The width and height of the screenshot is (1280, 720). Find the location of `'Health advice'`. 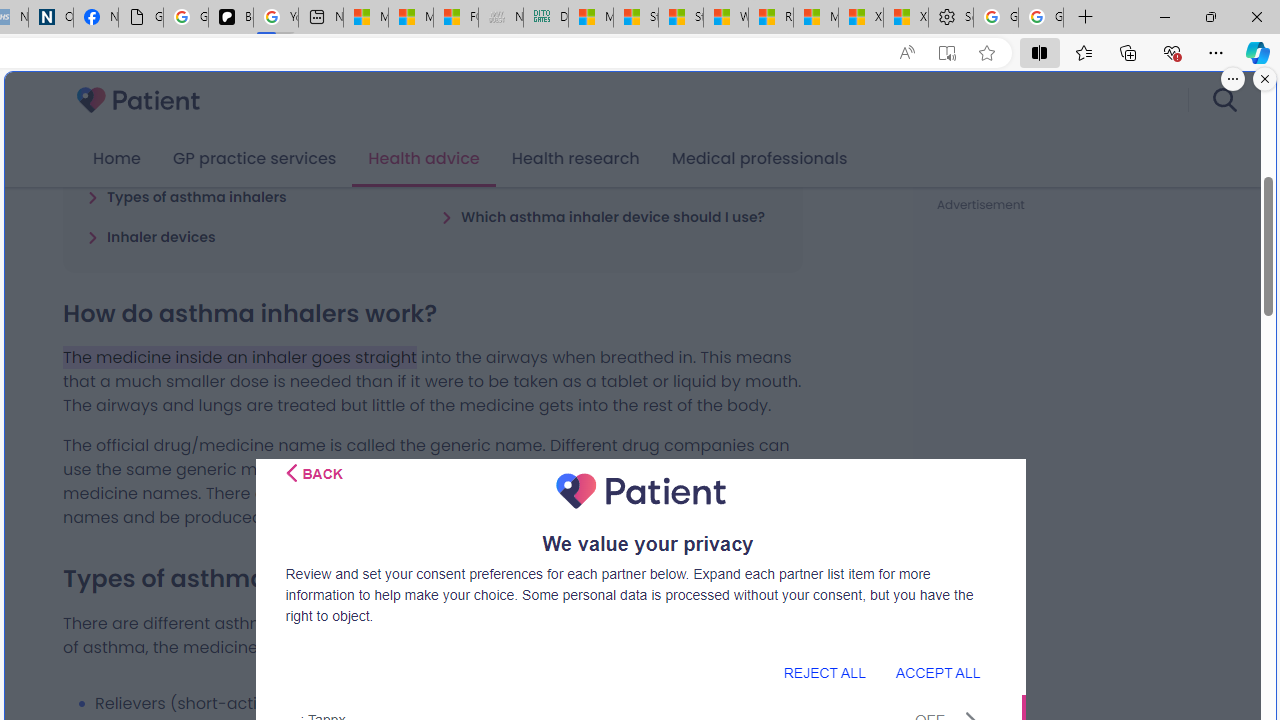

'Health advice' is located at coordinates (423, 158).